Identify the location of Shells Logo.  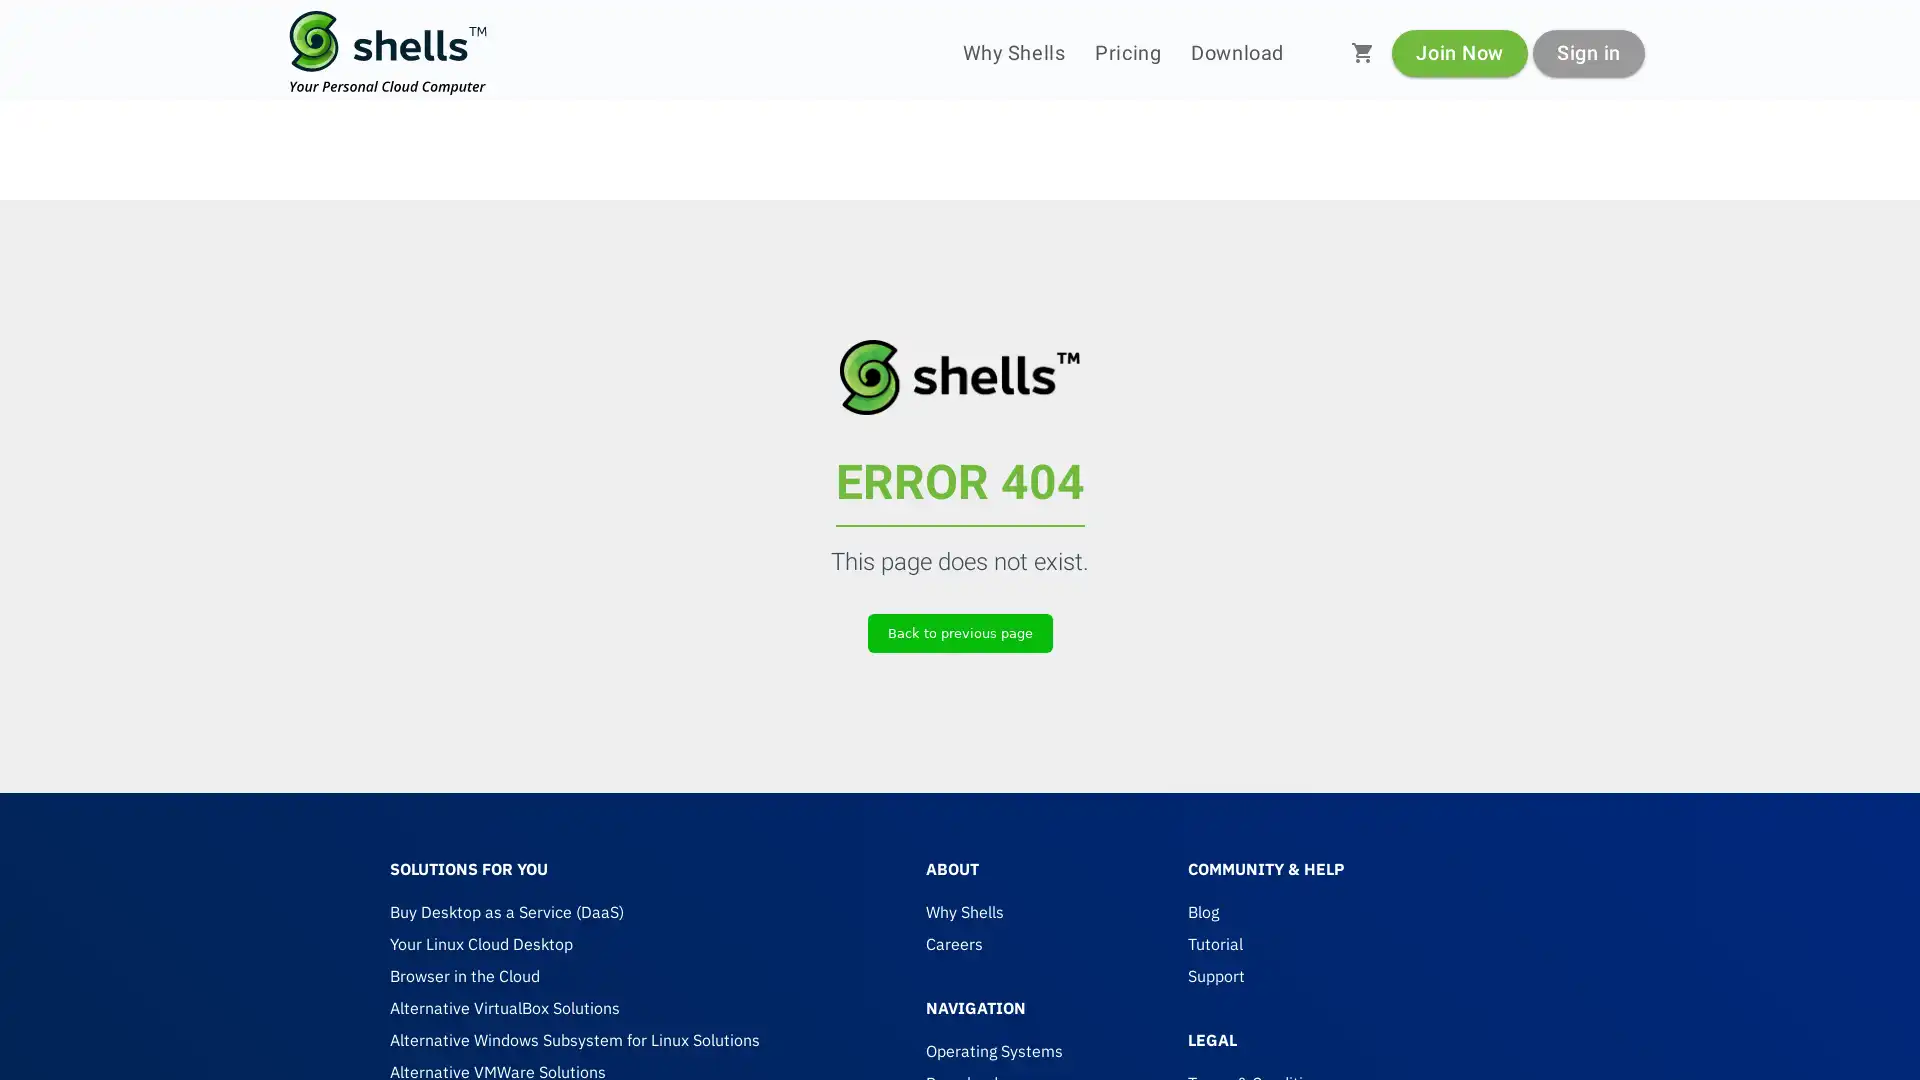
(388, 52).